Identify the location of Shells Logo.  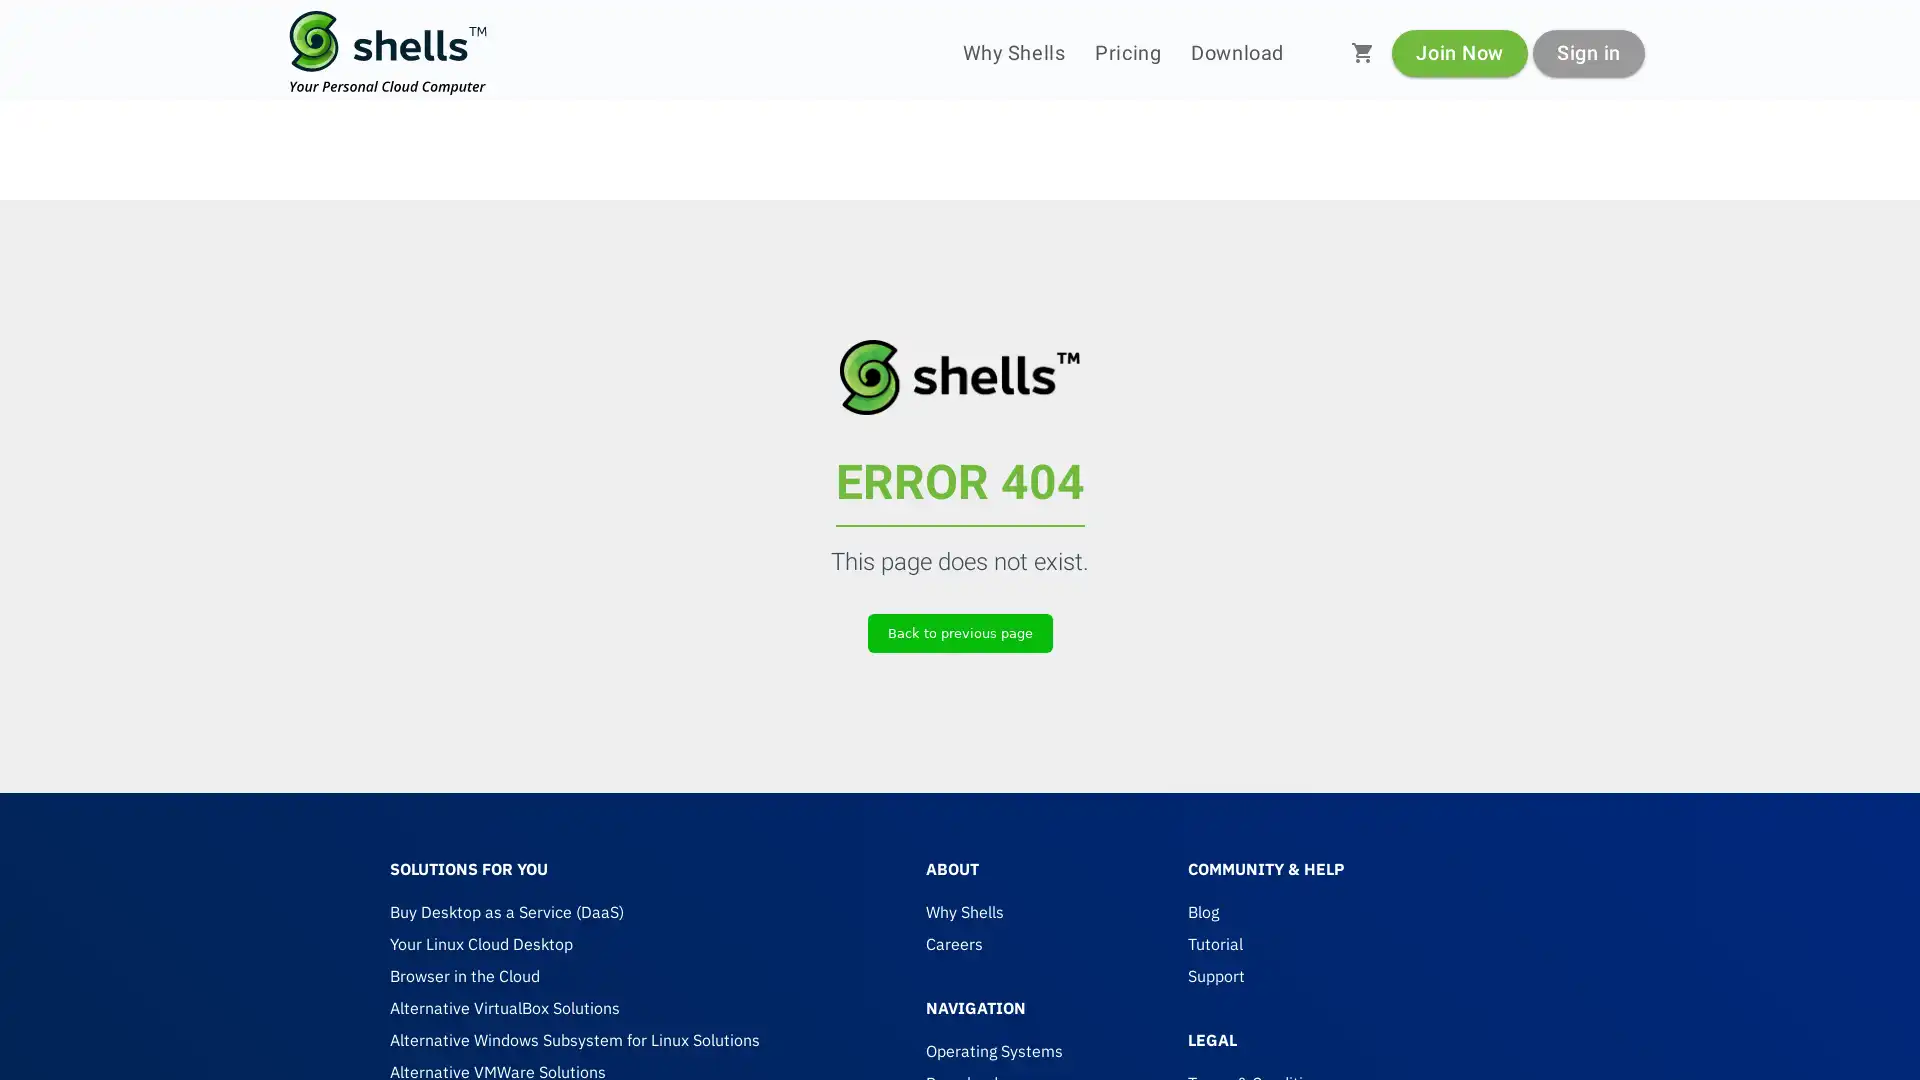
(388, 52).